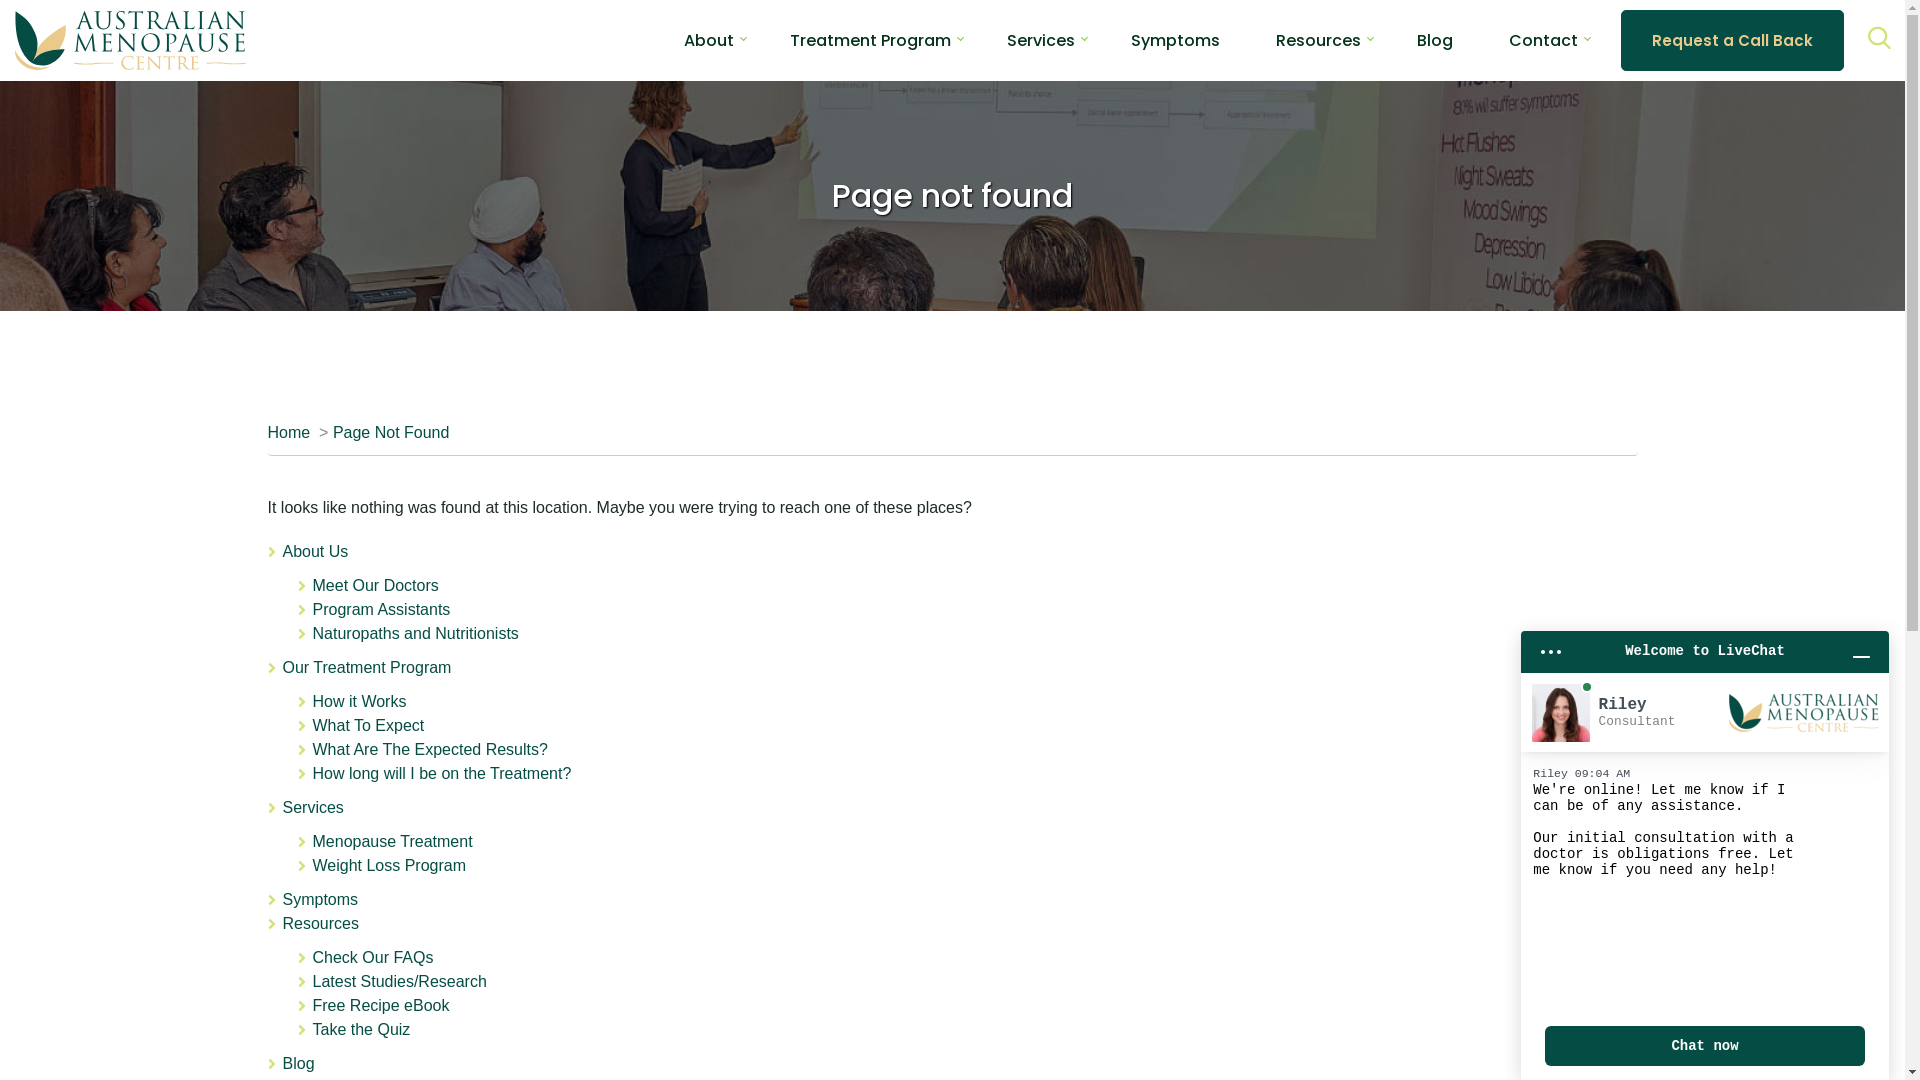  What do you see at coordinates (374, 585) in the screenshot?
I see `'Meet Our Doctors'` at bounding box center [374, 585].